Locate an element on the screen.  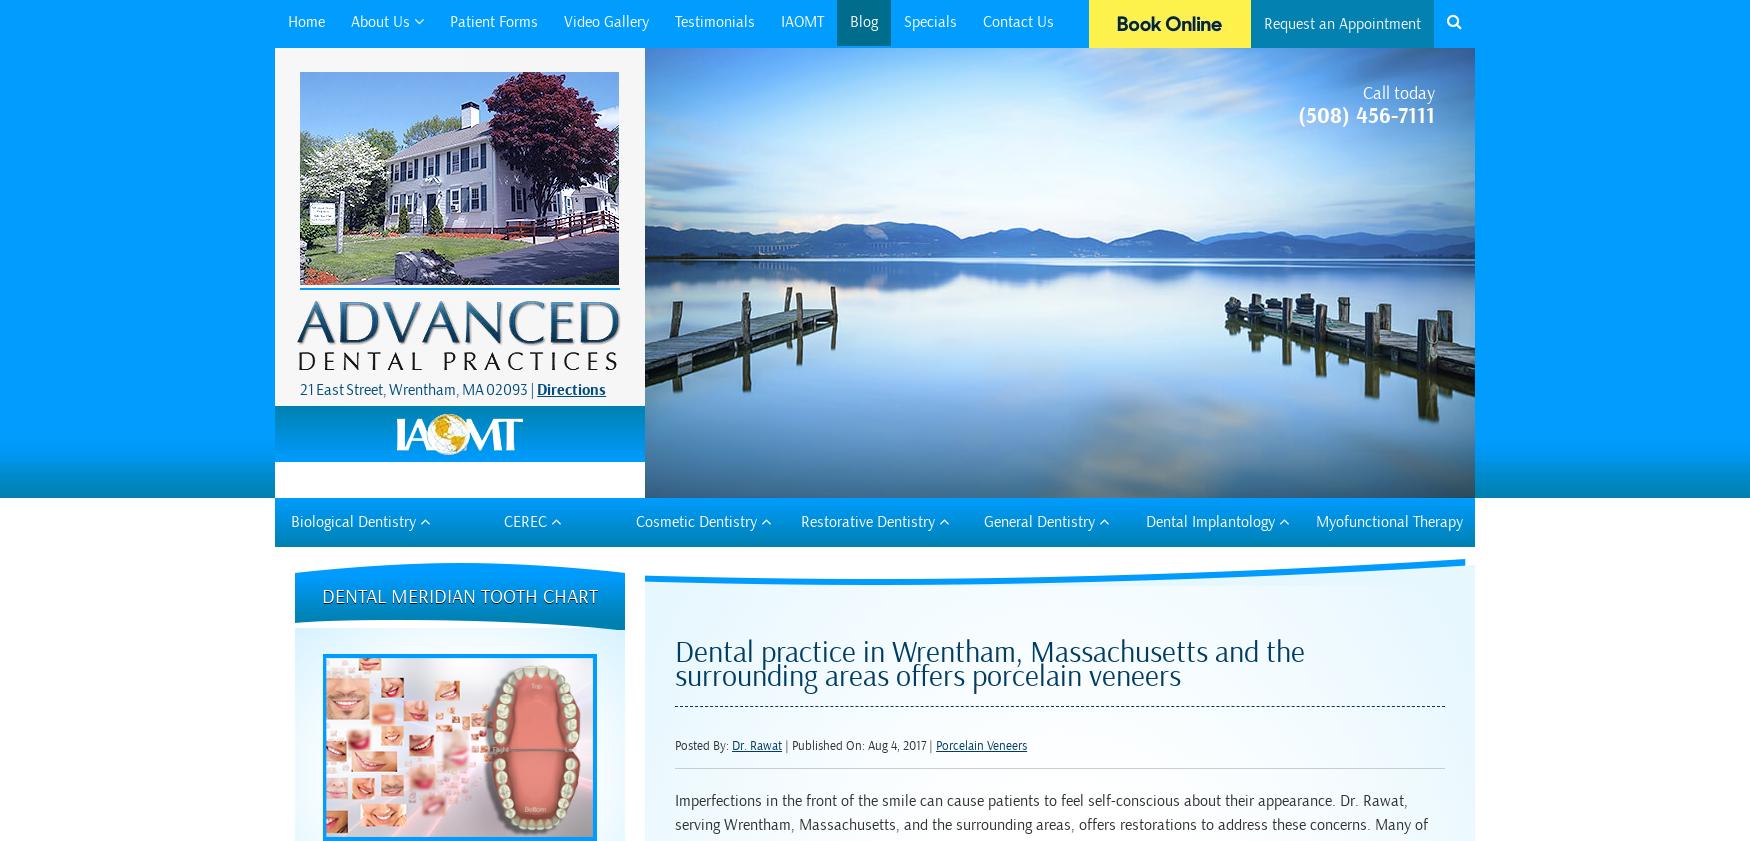
'Dental Implantology' is located at coordinates (1212, 520).